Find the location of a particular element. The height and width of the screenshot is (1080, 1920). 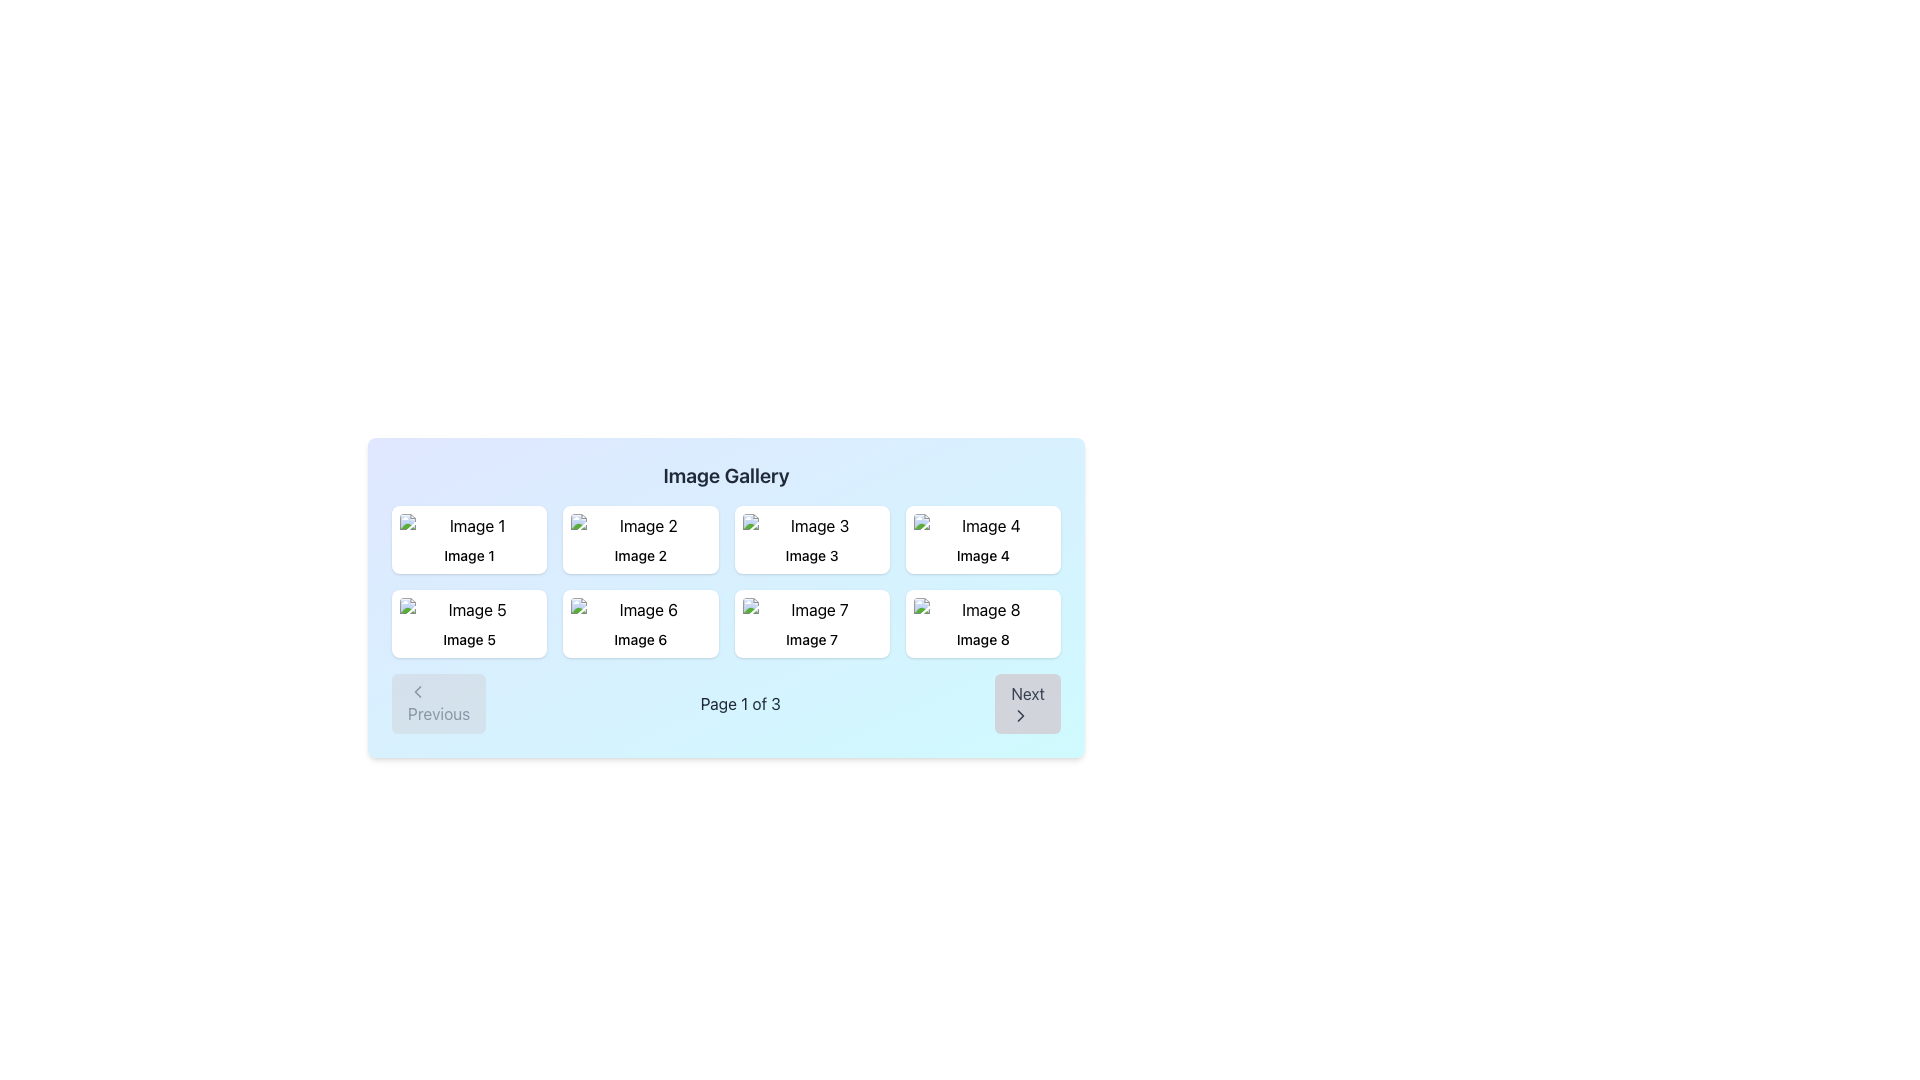

to select the Gallery item labeled 'Image 3', which is a white box with rounded corners and a thumbnail image placeholder is located at coordinates (811, 540).